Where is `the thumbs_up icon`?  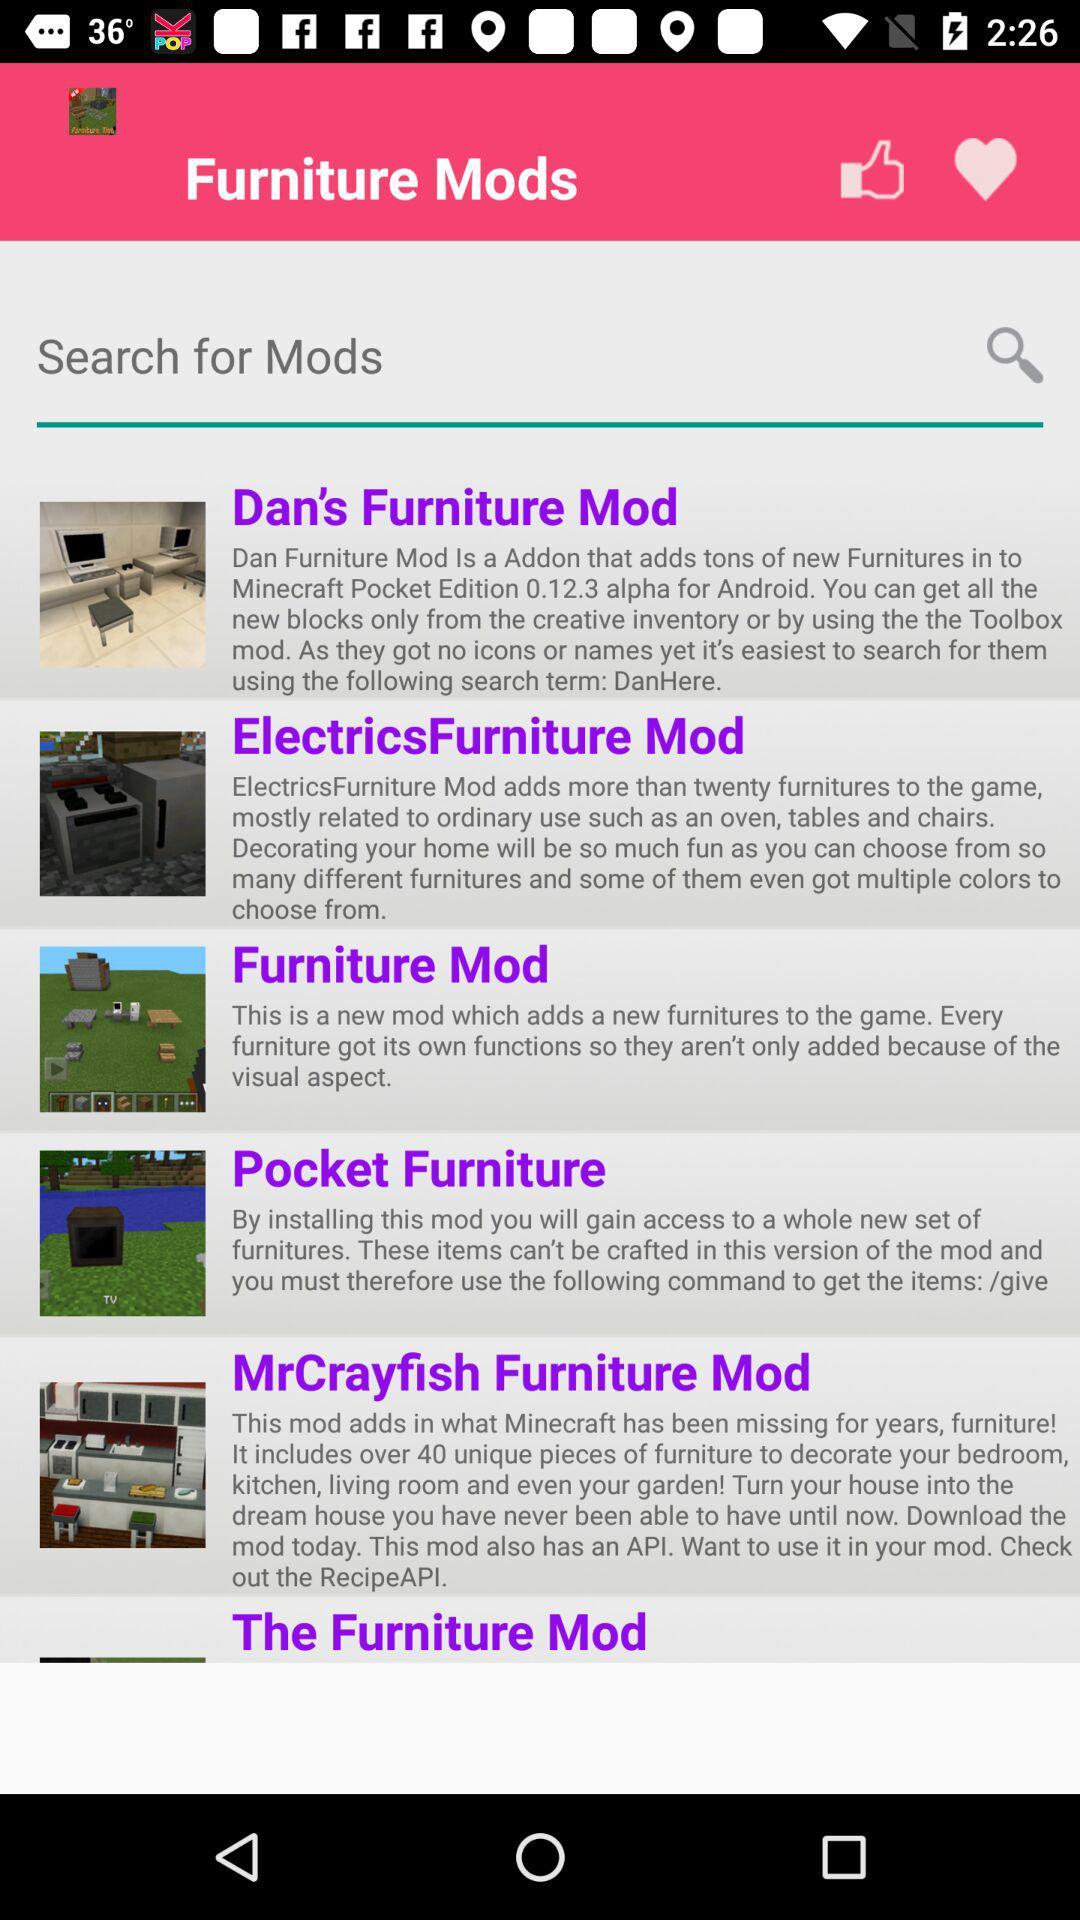
the thumbs_up icon is located at coordinates (871, 169).